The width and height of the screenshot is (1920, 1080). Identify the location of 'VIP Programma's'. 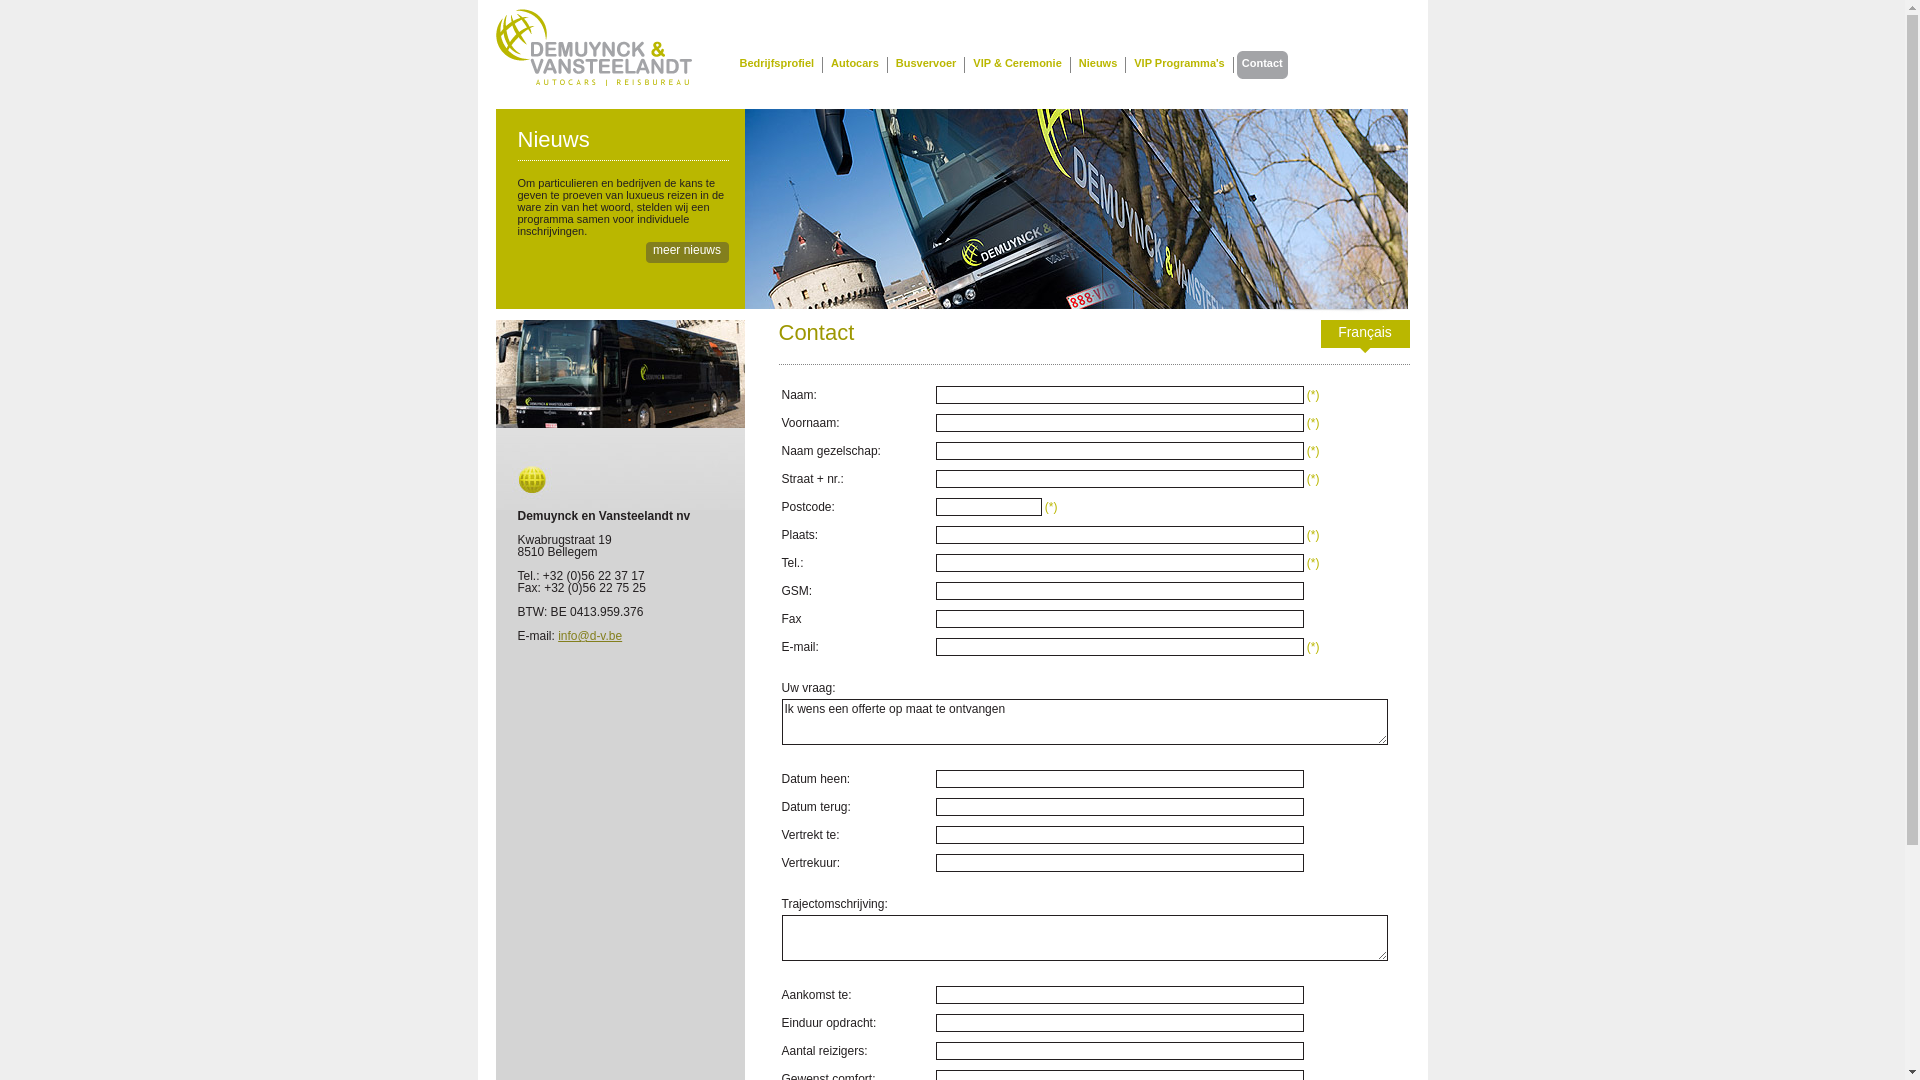
(1179, 64).